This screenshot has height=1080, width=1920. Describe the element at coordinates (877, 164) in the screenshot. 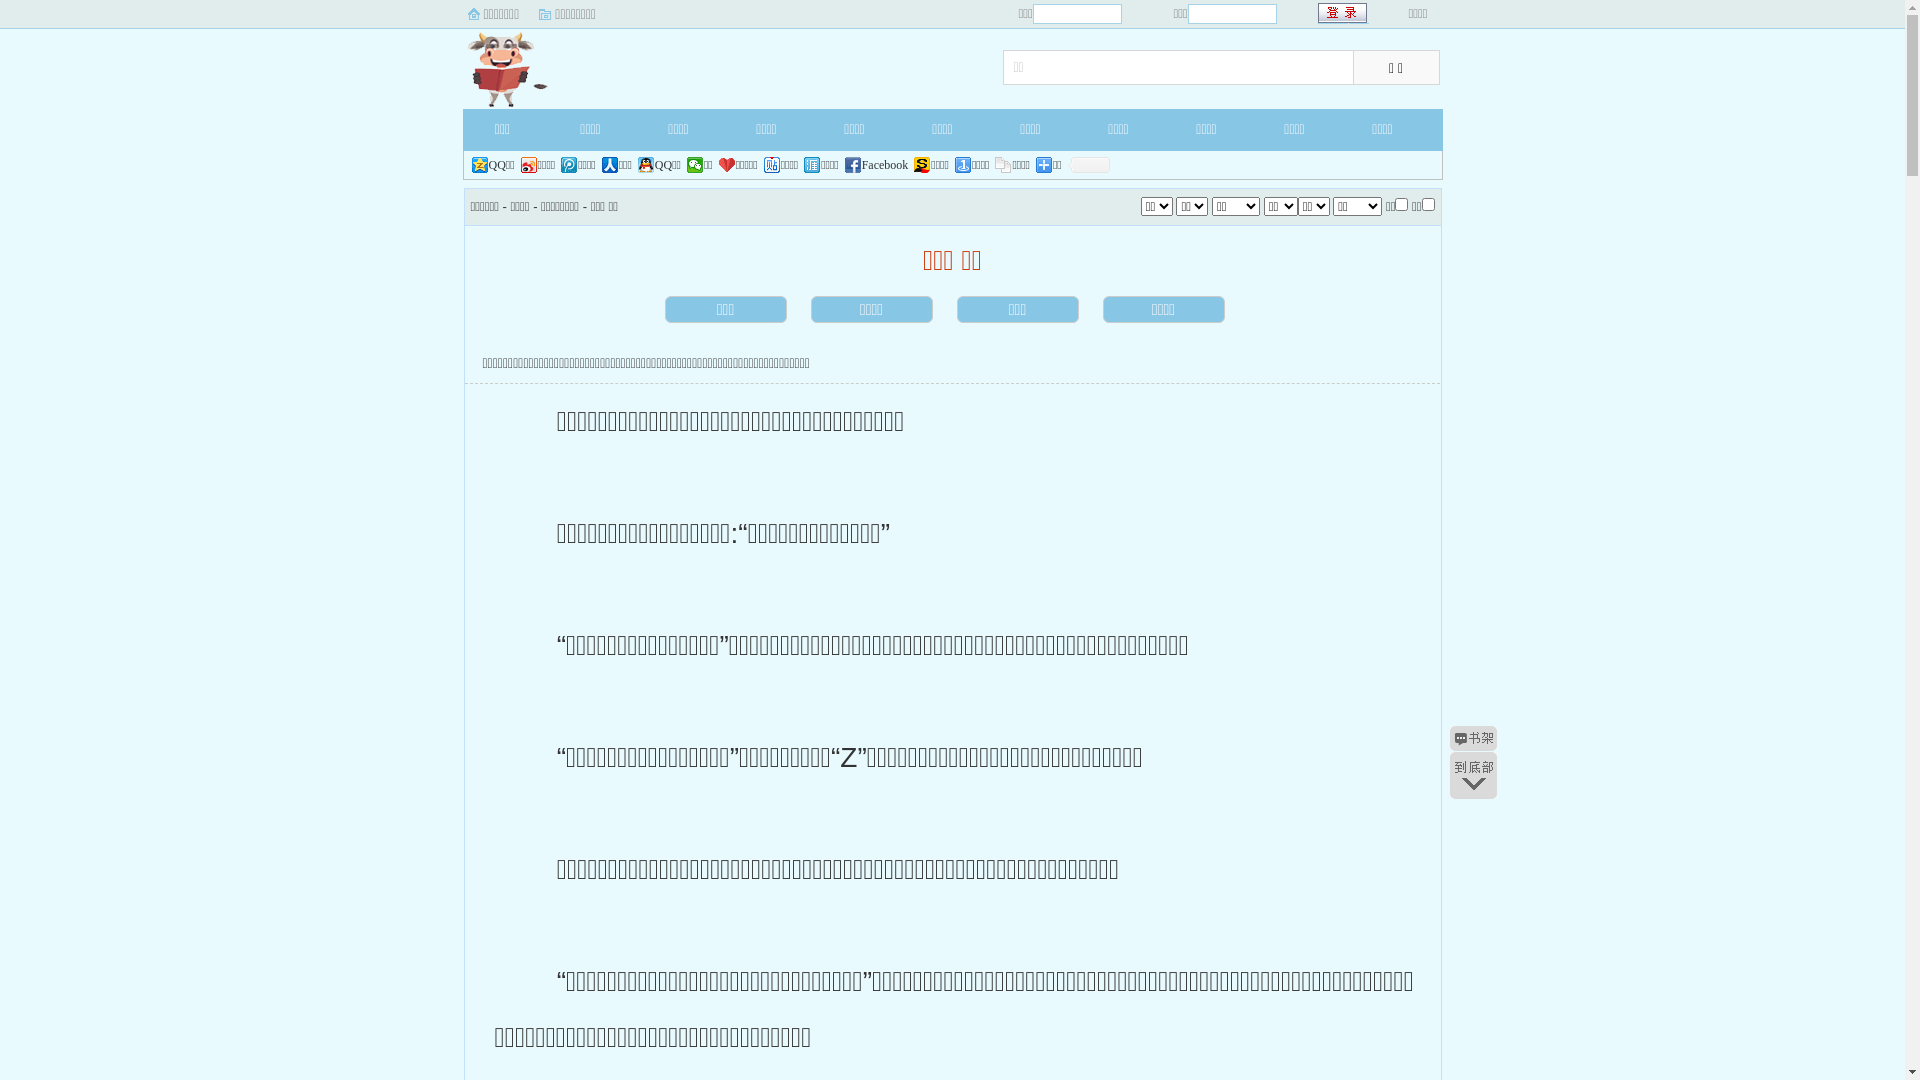

I see `'Facebook'` at that location.